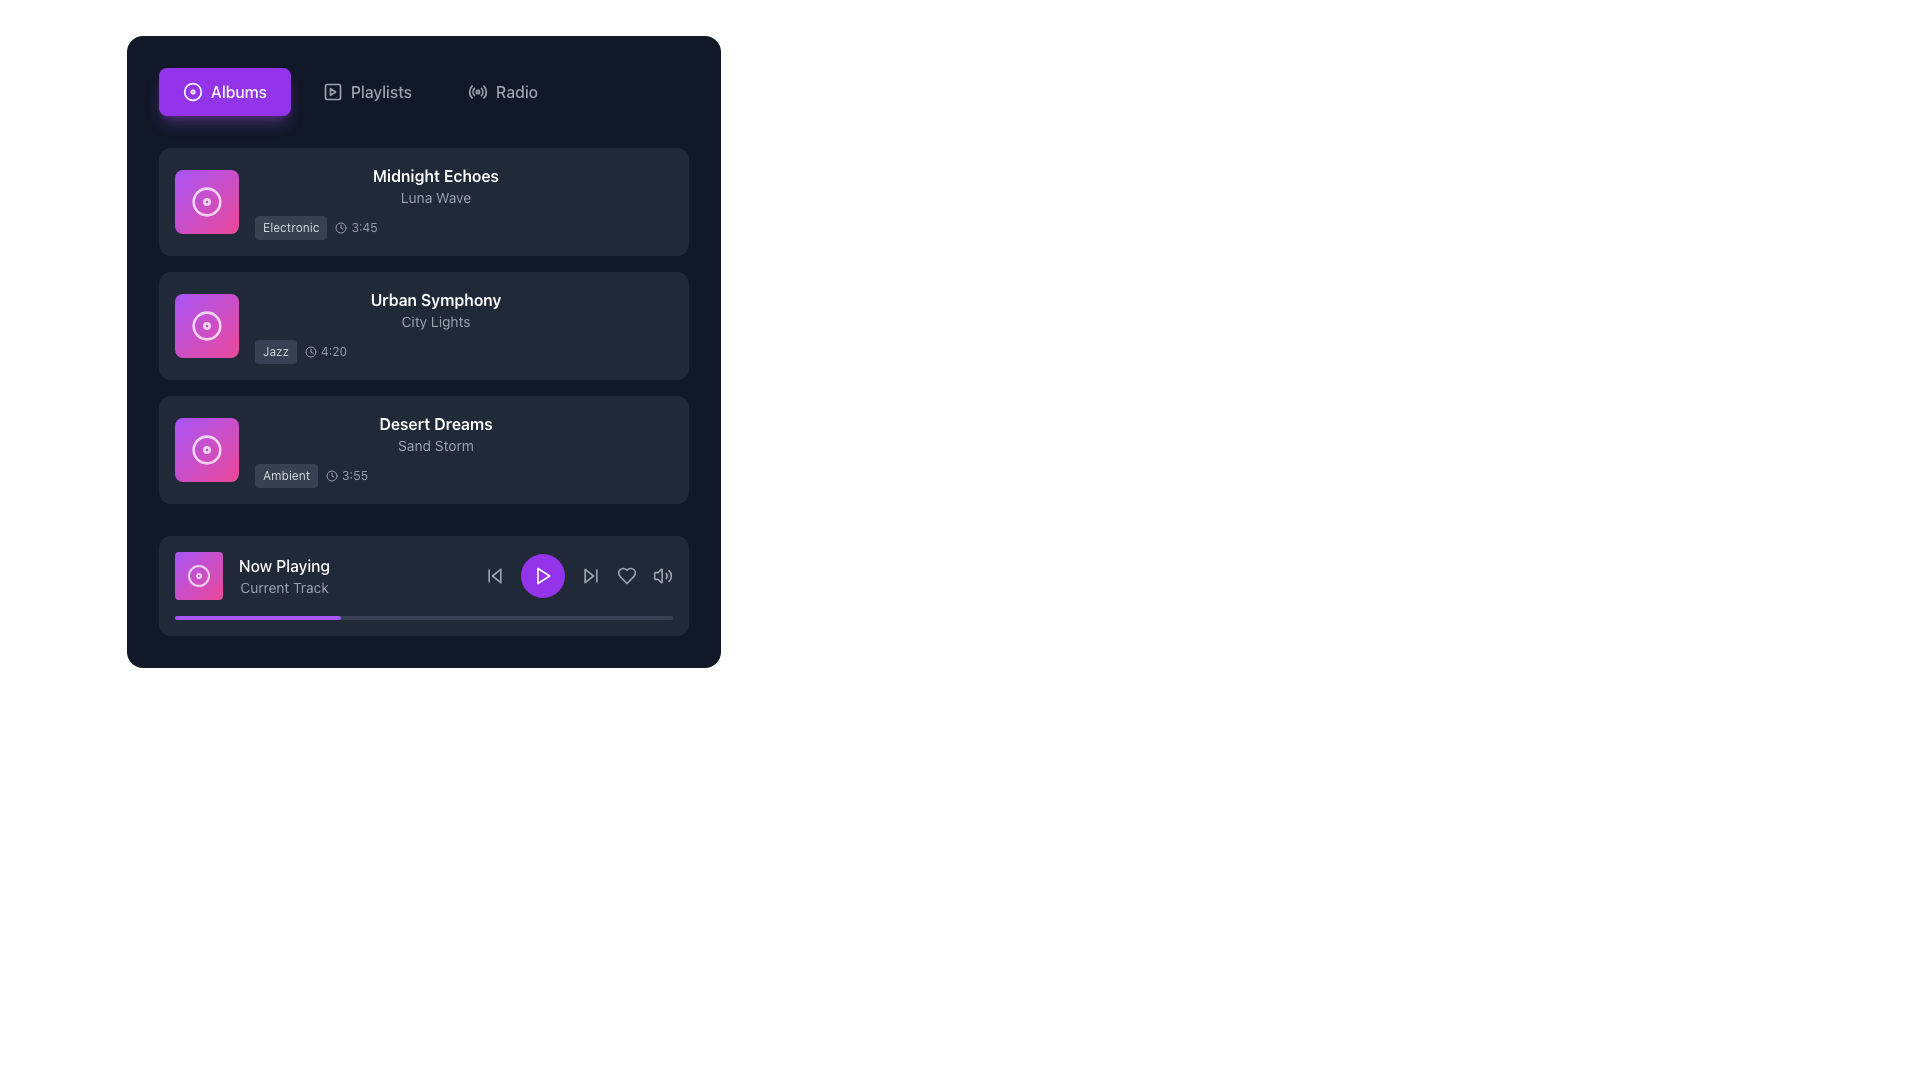  I want to click on the gray skip forward button in the bottom control panel of the music player interface to change its color to white, so click(589, 575).